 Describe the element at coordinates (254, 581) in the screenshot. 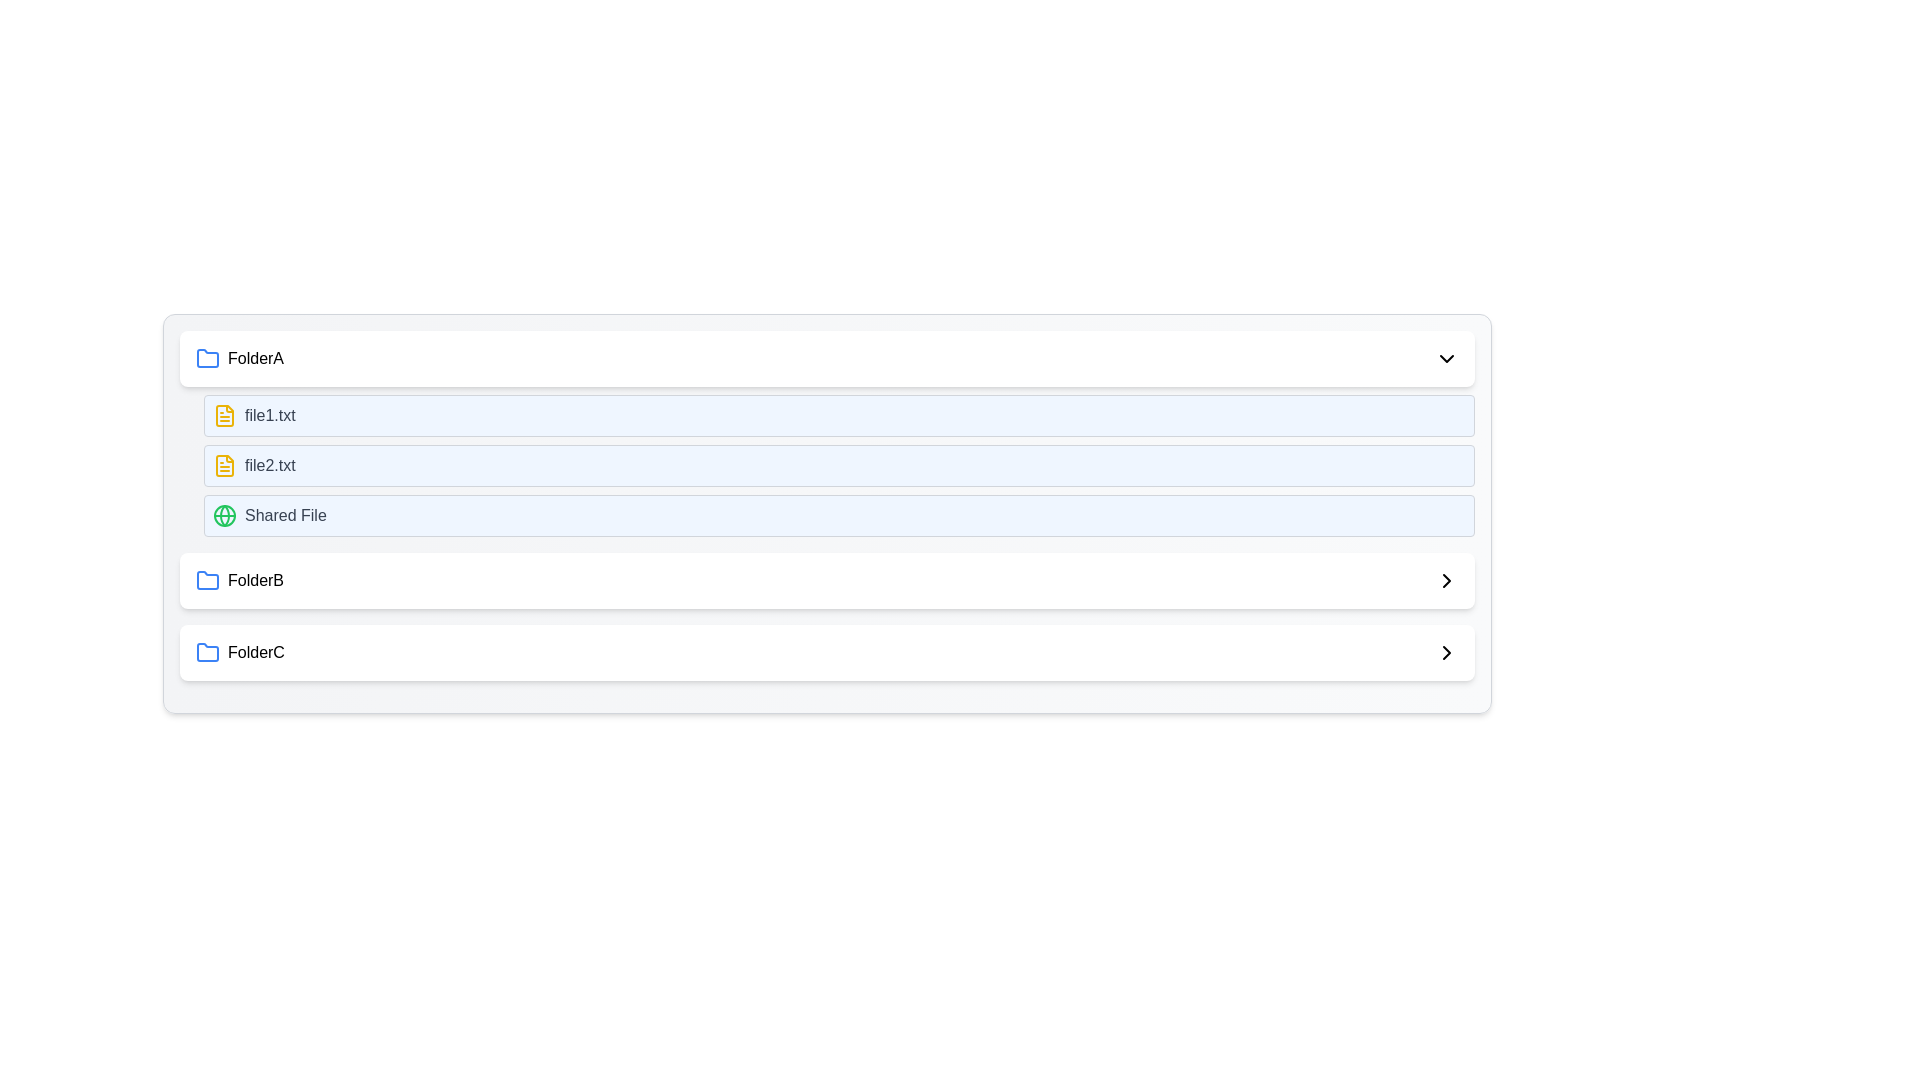

I see `the text label displaying 'FolderB'` at that location.